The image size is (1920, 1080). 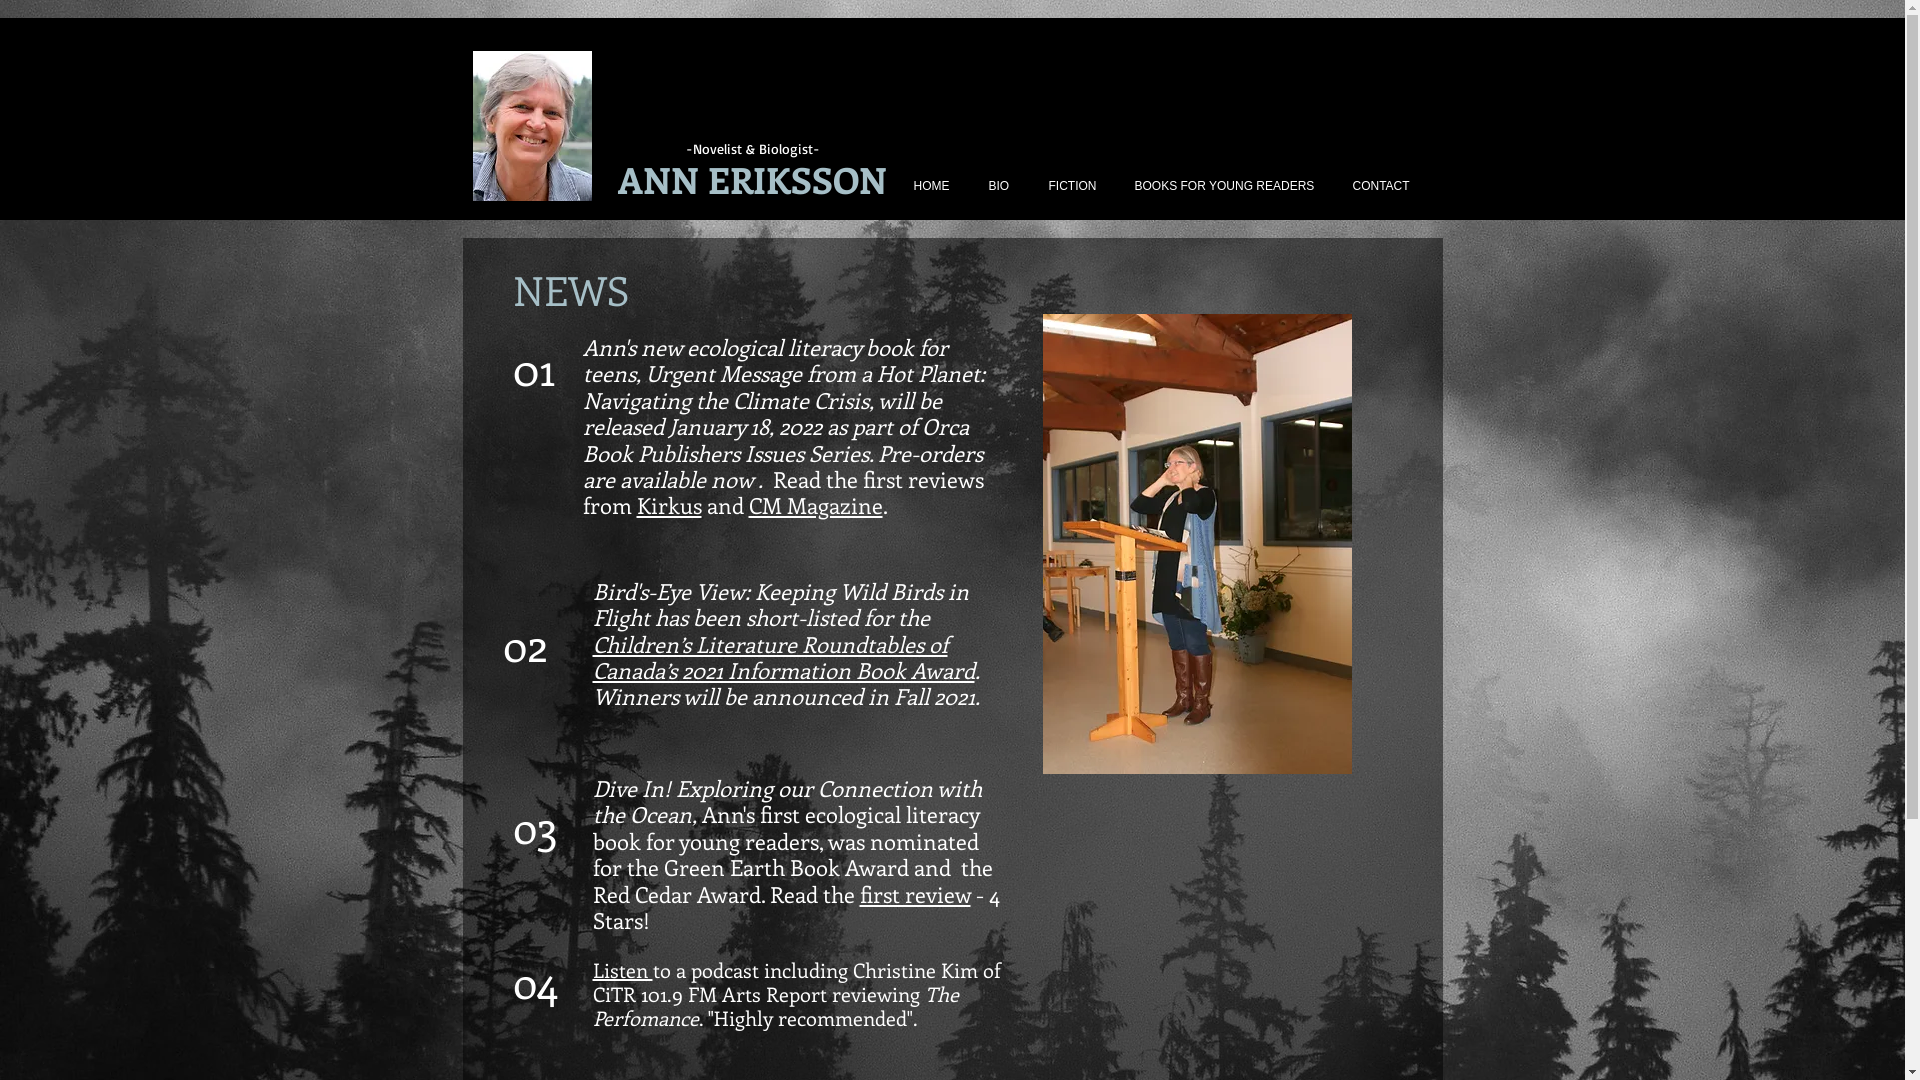 I want to click on 'Kirkus', so click(x=634, y=504).